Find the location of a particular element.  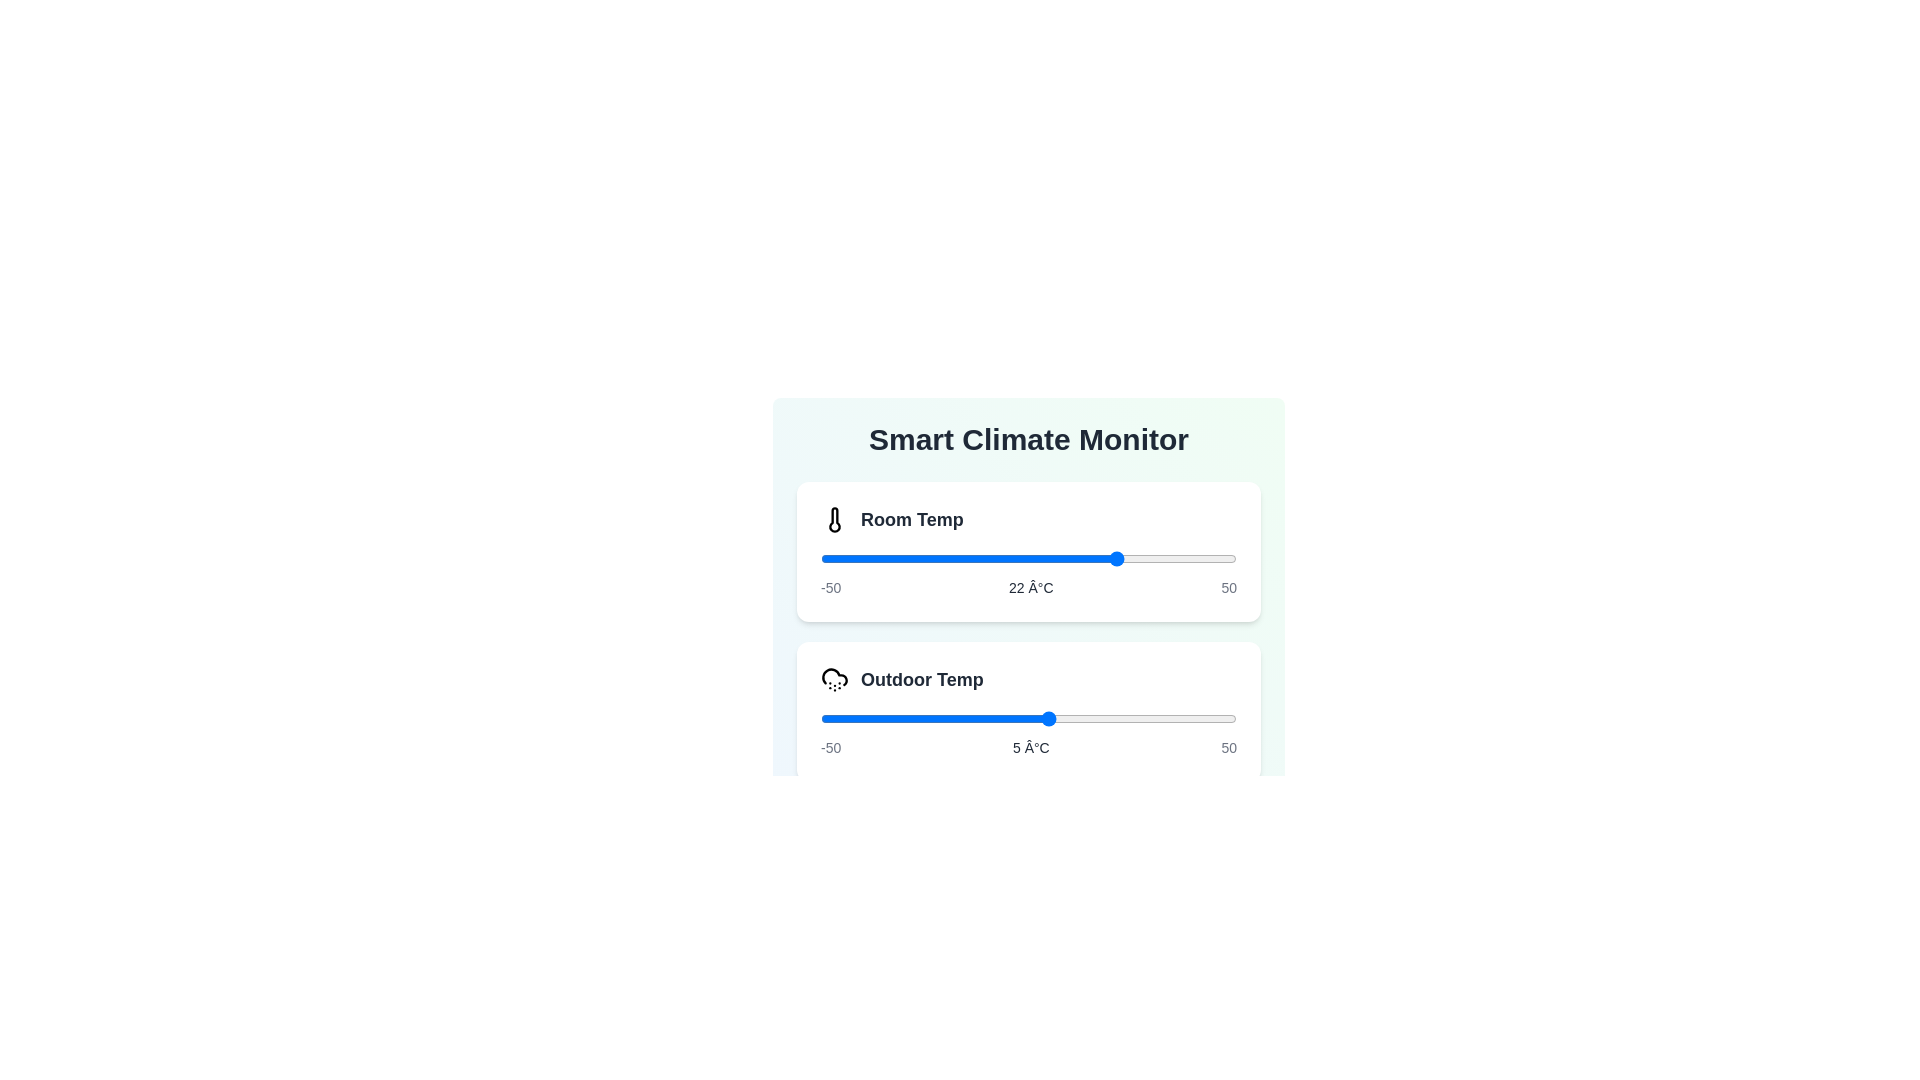

the slider for 'Room Temp' to set its value to 40 is located at coordinates (1195, 559).